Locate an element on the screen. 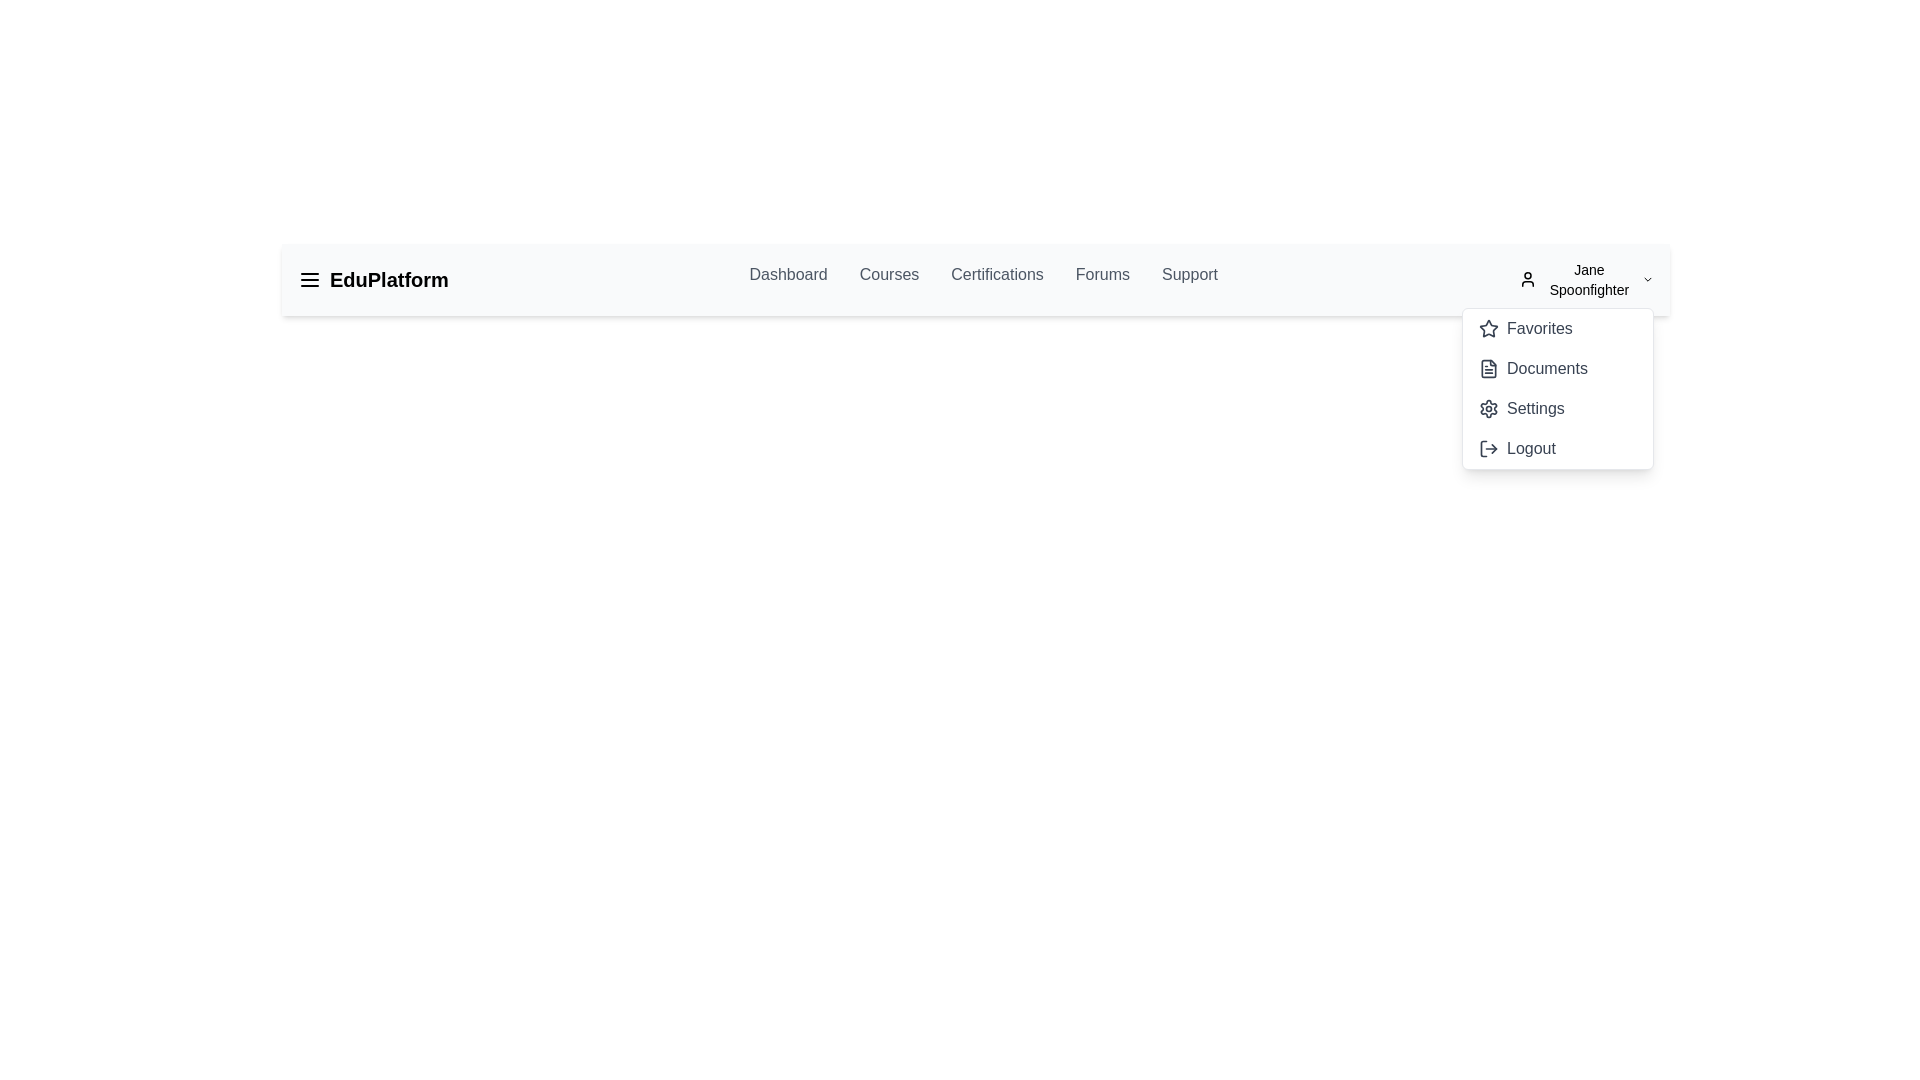 The height and width of the screenshot is (1080, 1920). the fourth hyperlink in the horizontal navigation bar is located at coordinates (1101, 280).